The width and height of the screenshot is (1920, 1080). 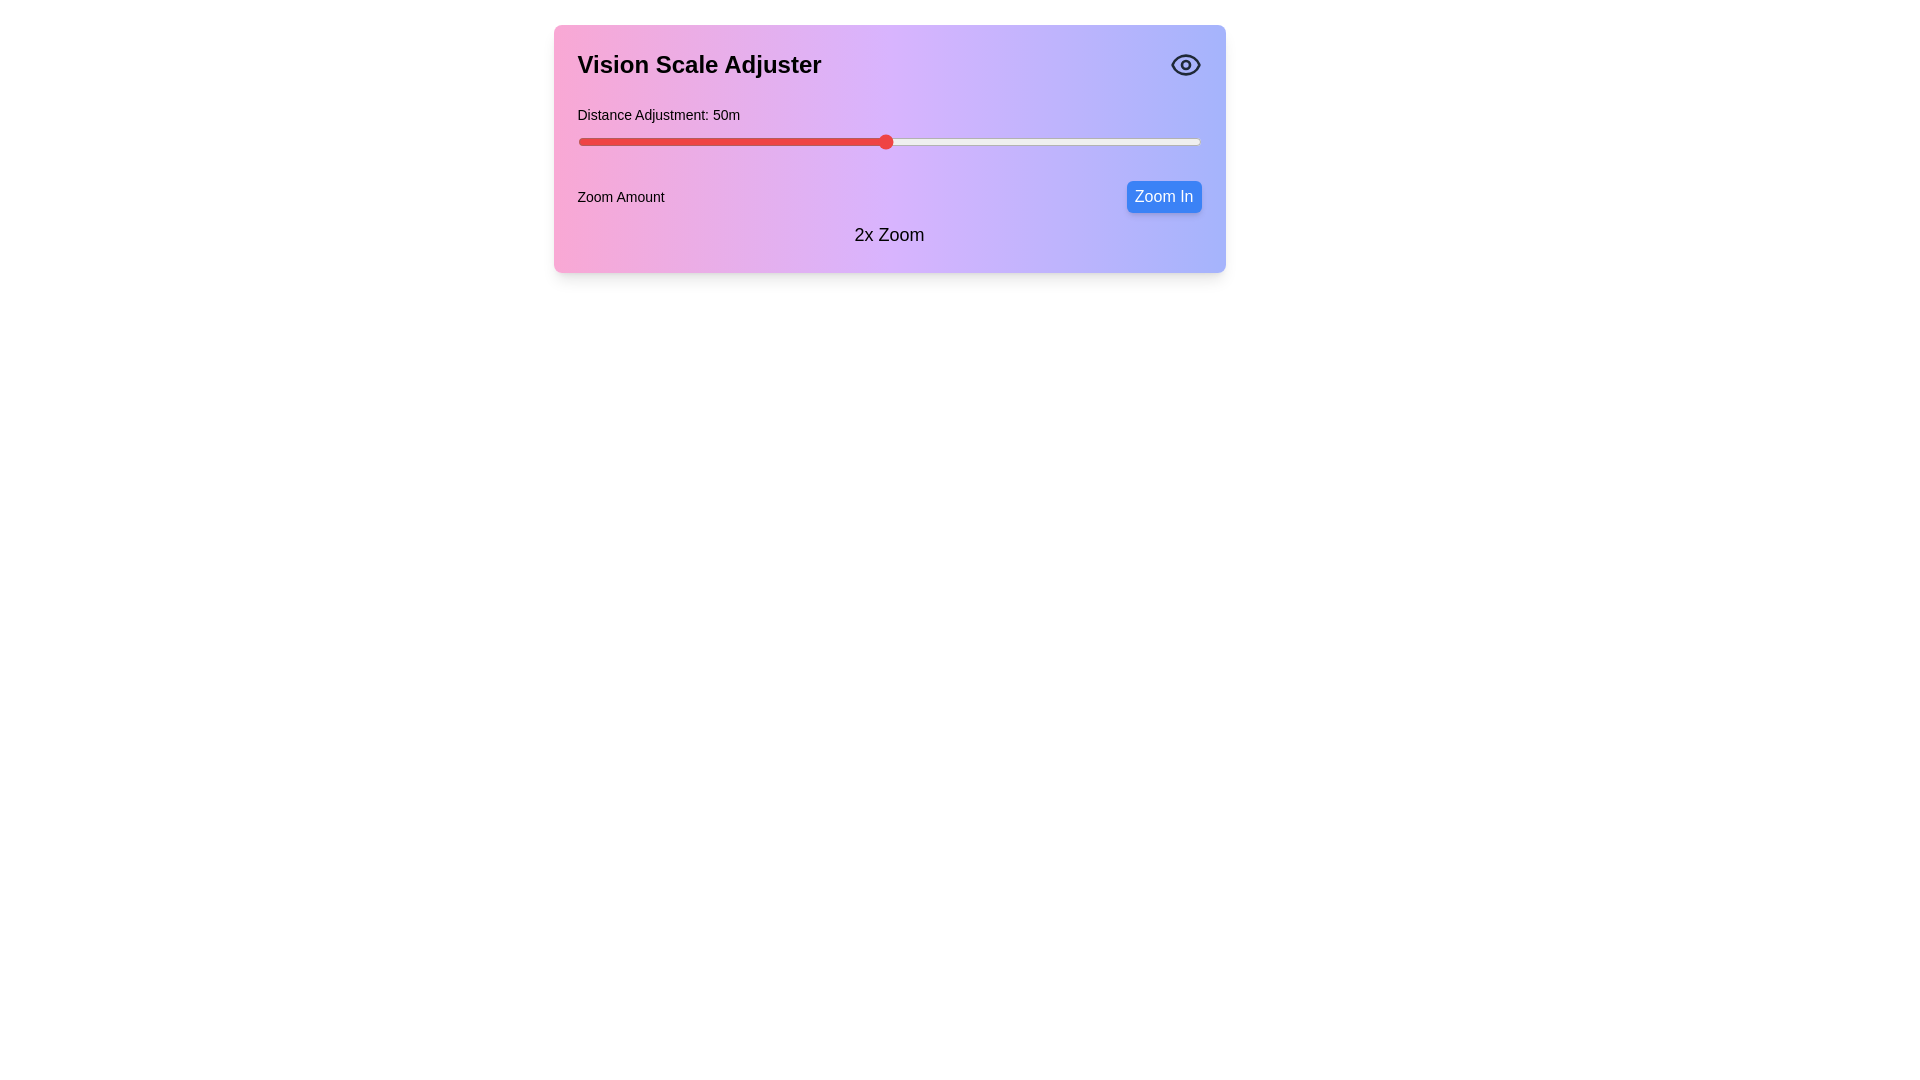 What do you see at coordinates (1164, 196) in the screenshot?
I see `the zoom-in button located to the right of the label 'Zoom Amount' in the bottom-right corner of the card-like component` at bounding box center [1164, 196].